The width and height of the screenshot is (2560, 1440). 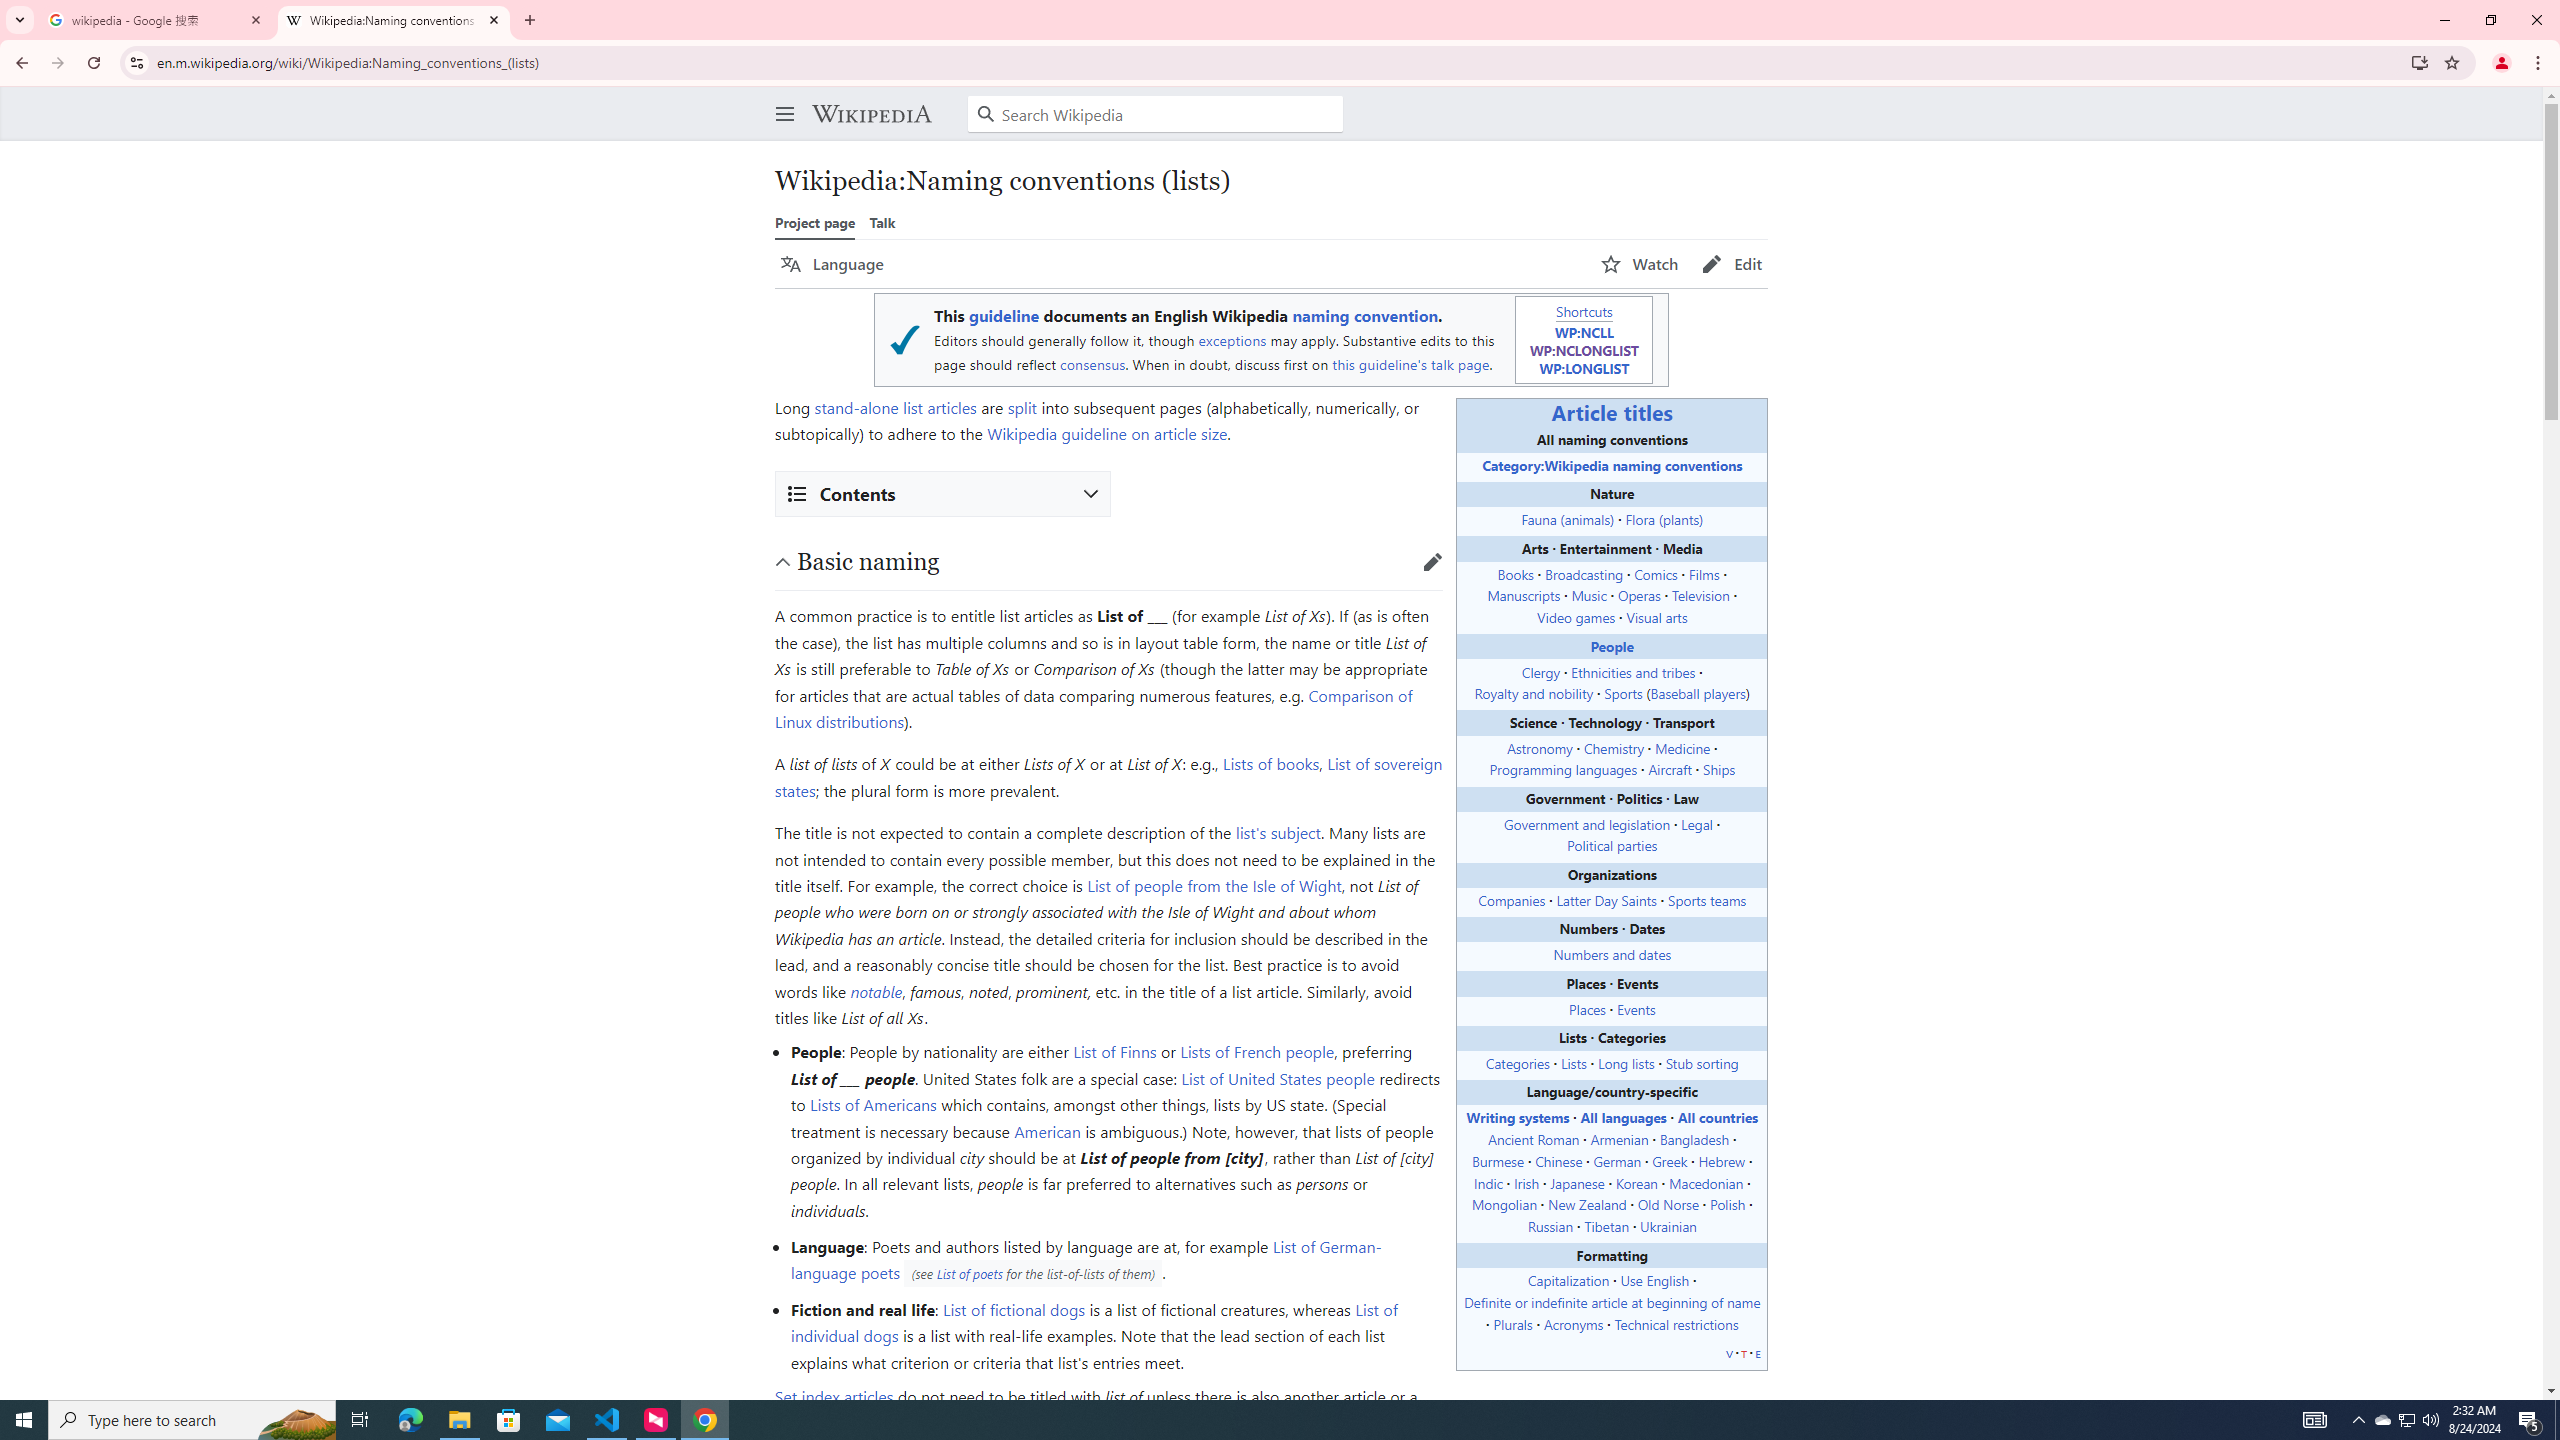 I want to click on 'Article titles', so click(x=1611, y=411).